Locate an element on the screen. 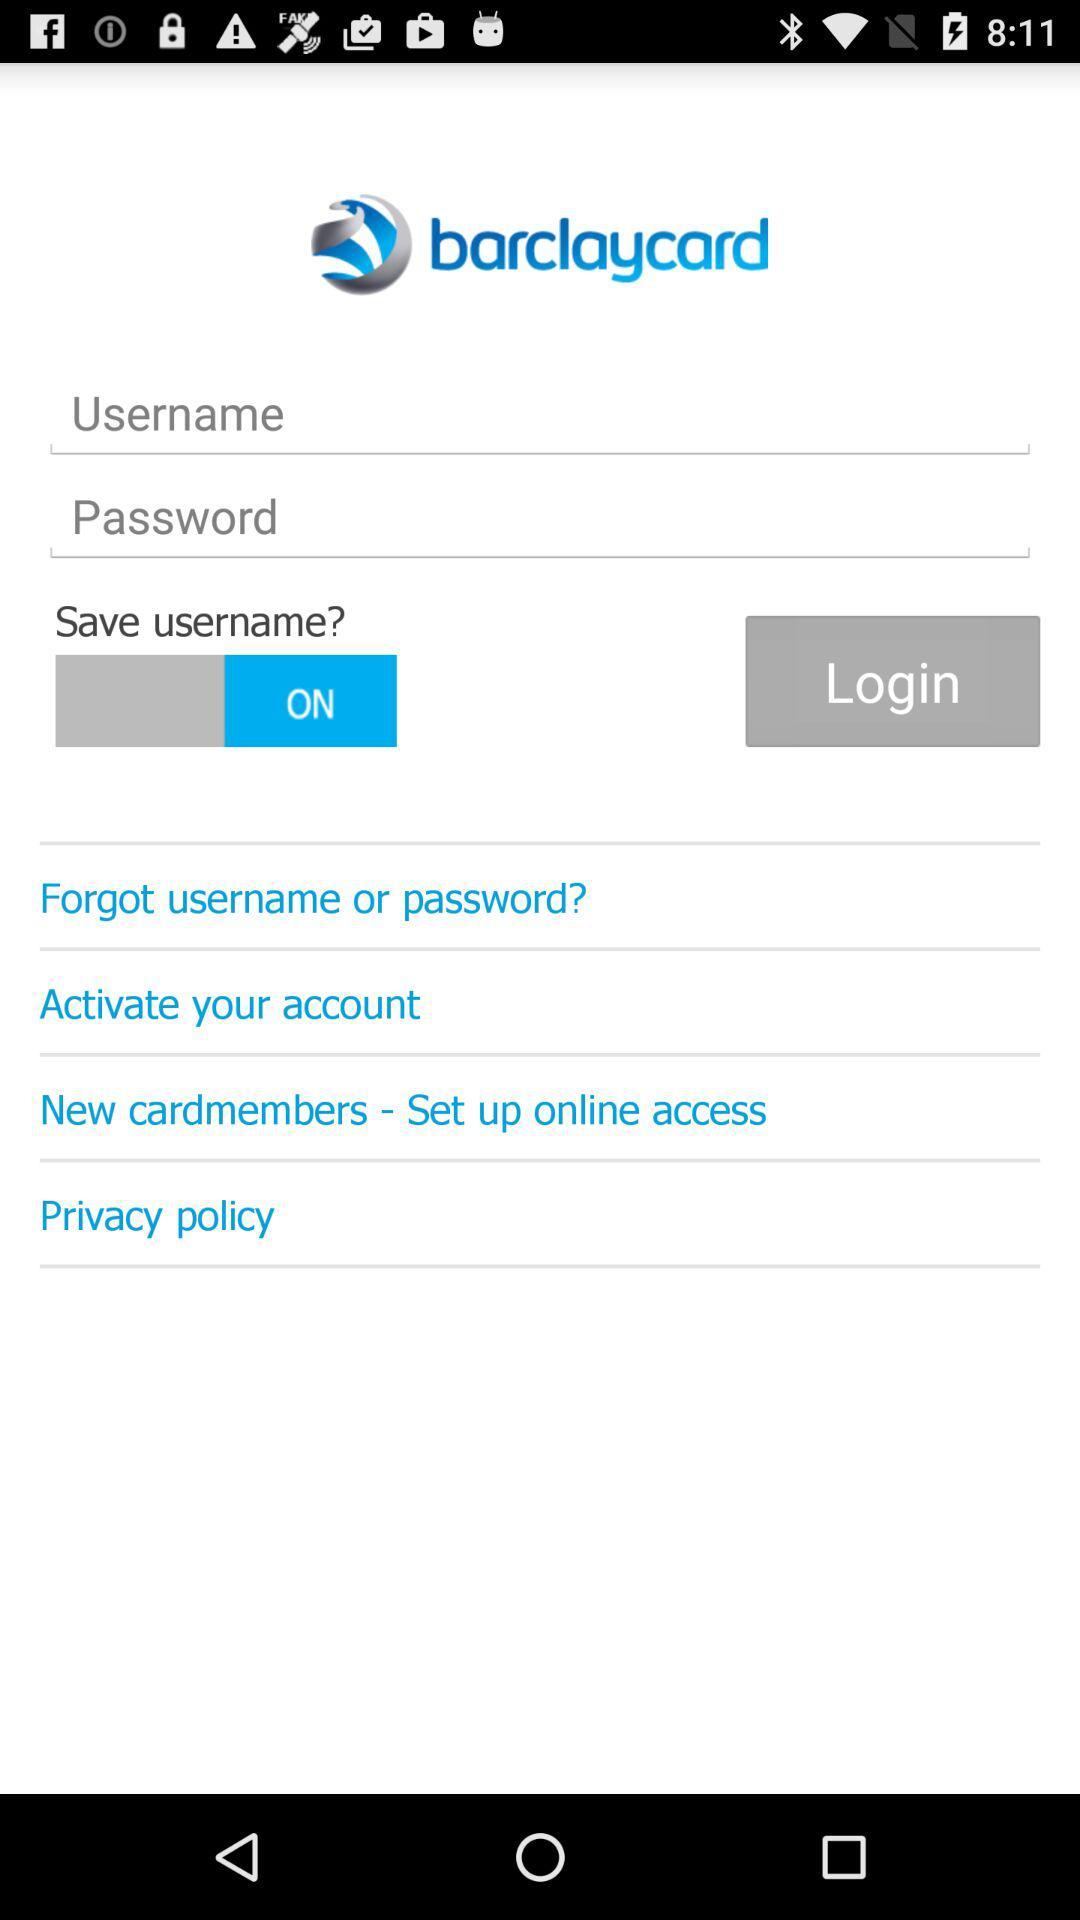  icon on the right is located at coordinates (891, 681).